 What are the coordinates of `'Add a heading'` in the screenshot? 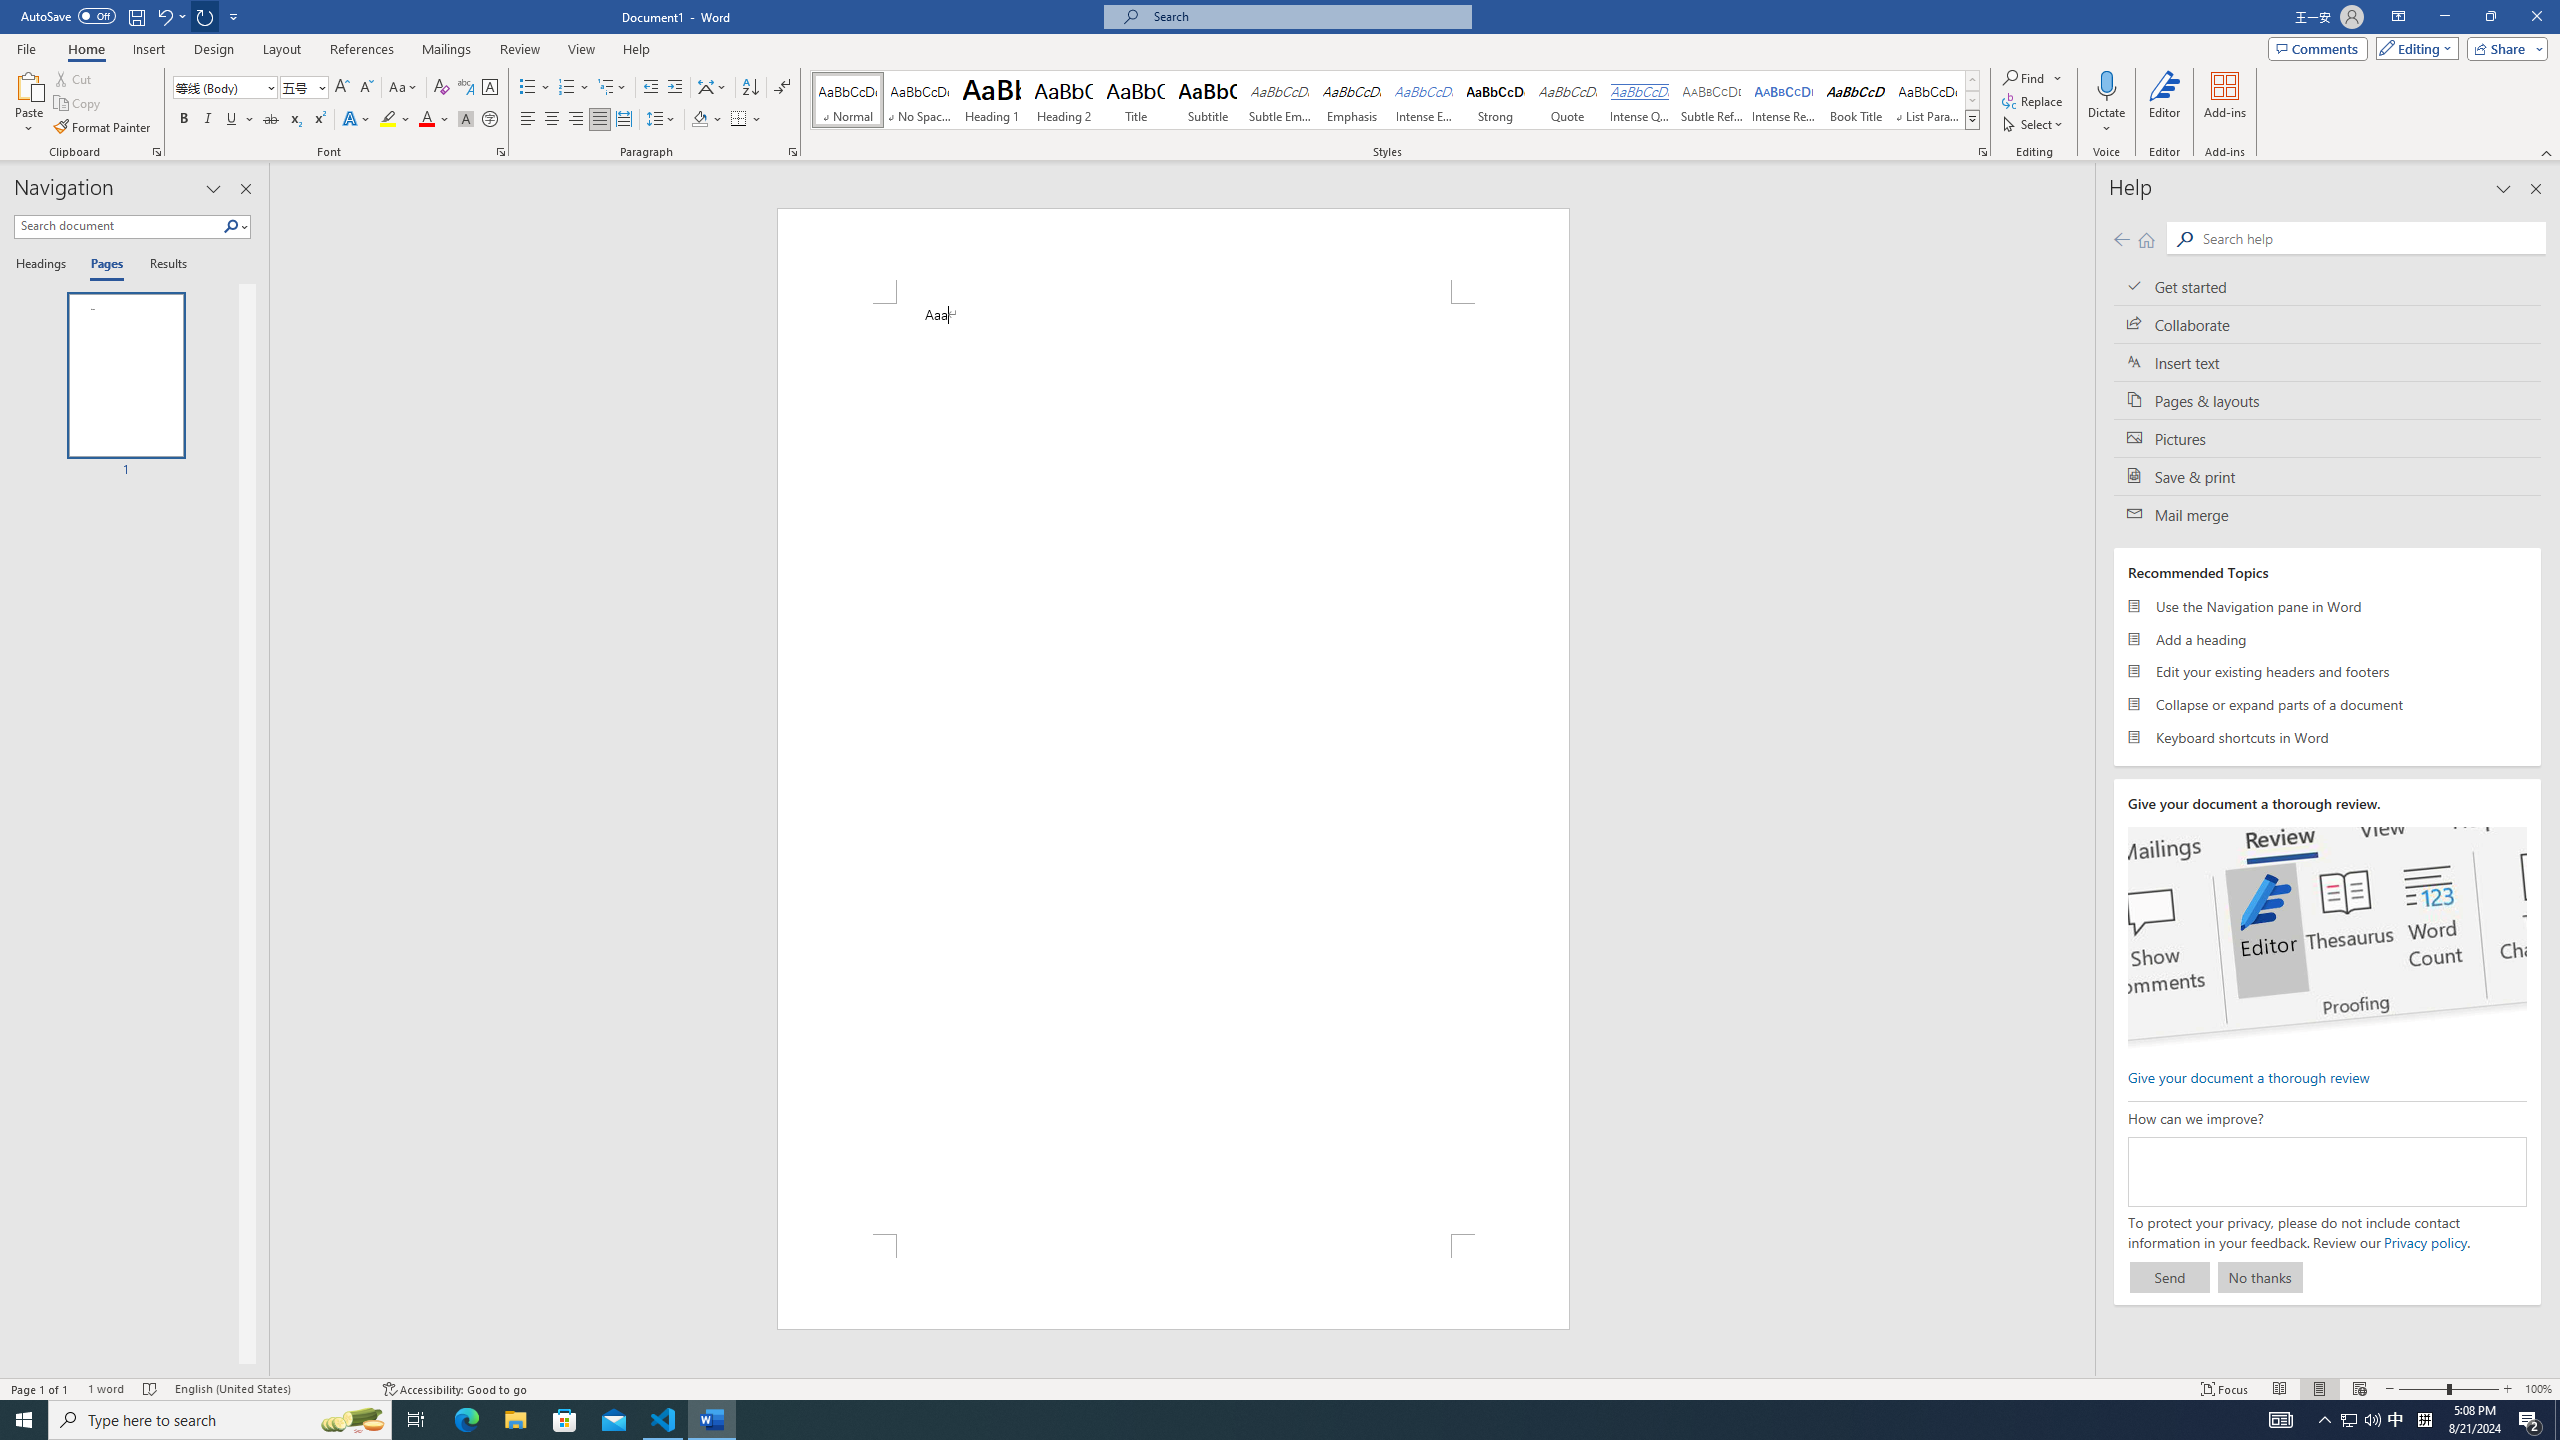 It's located at (2327, 639).